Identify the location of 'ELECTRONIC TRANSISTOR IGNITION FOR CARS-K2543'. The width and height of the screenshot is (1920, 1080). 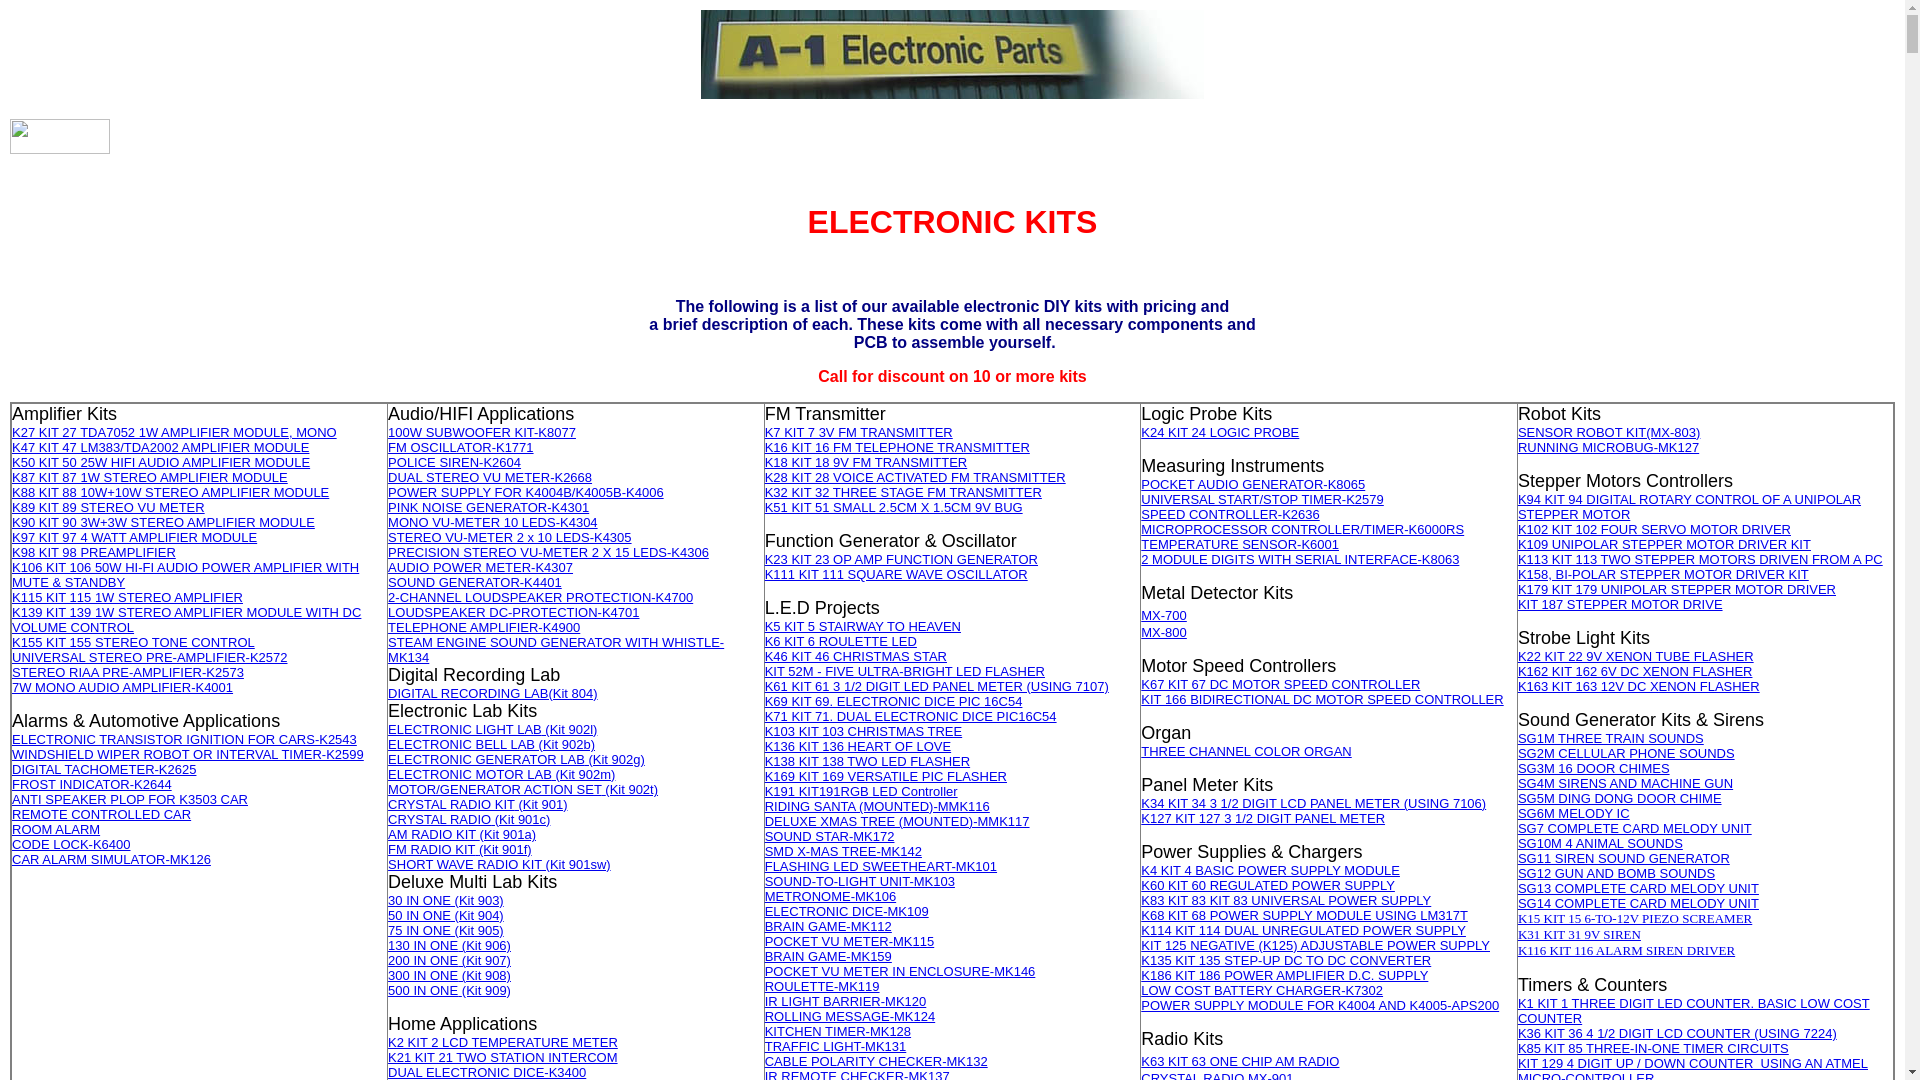
(184, 739).